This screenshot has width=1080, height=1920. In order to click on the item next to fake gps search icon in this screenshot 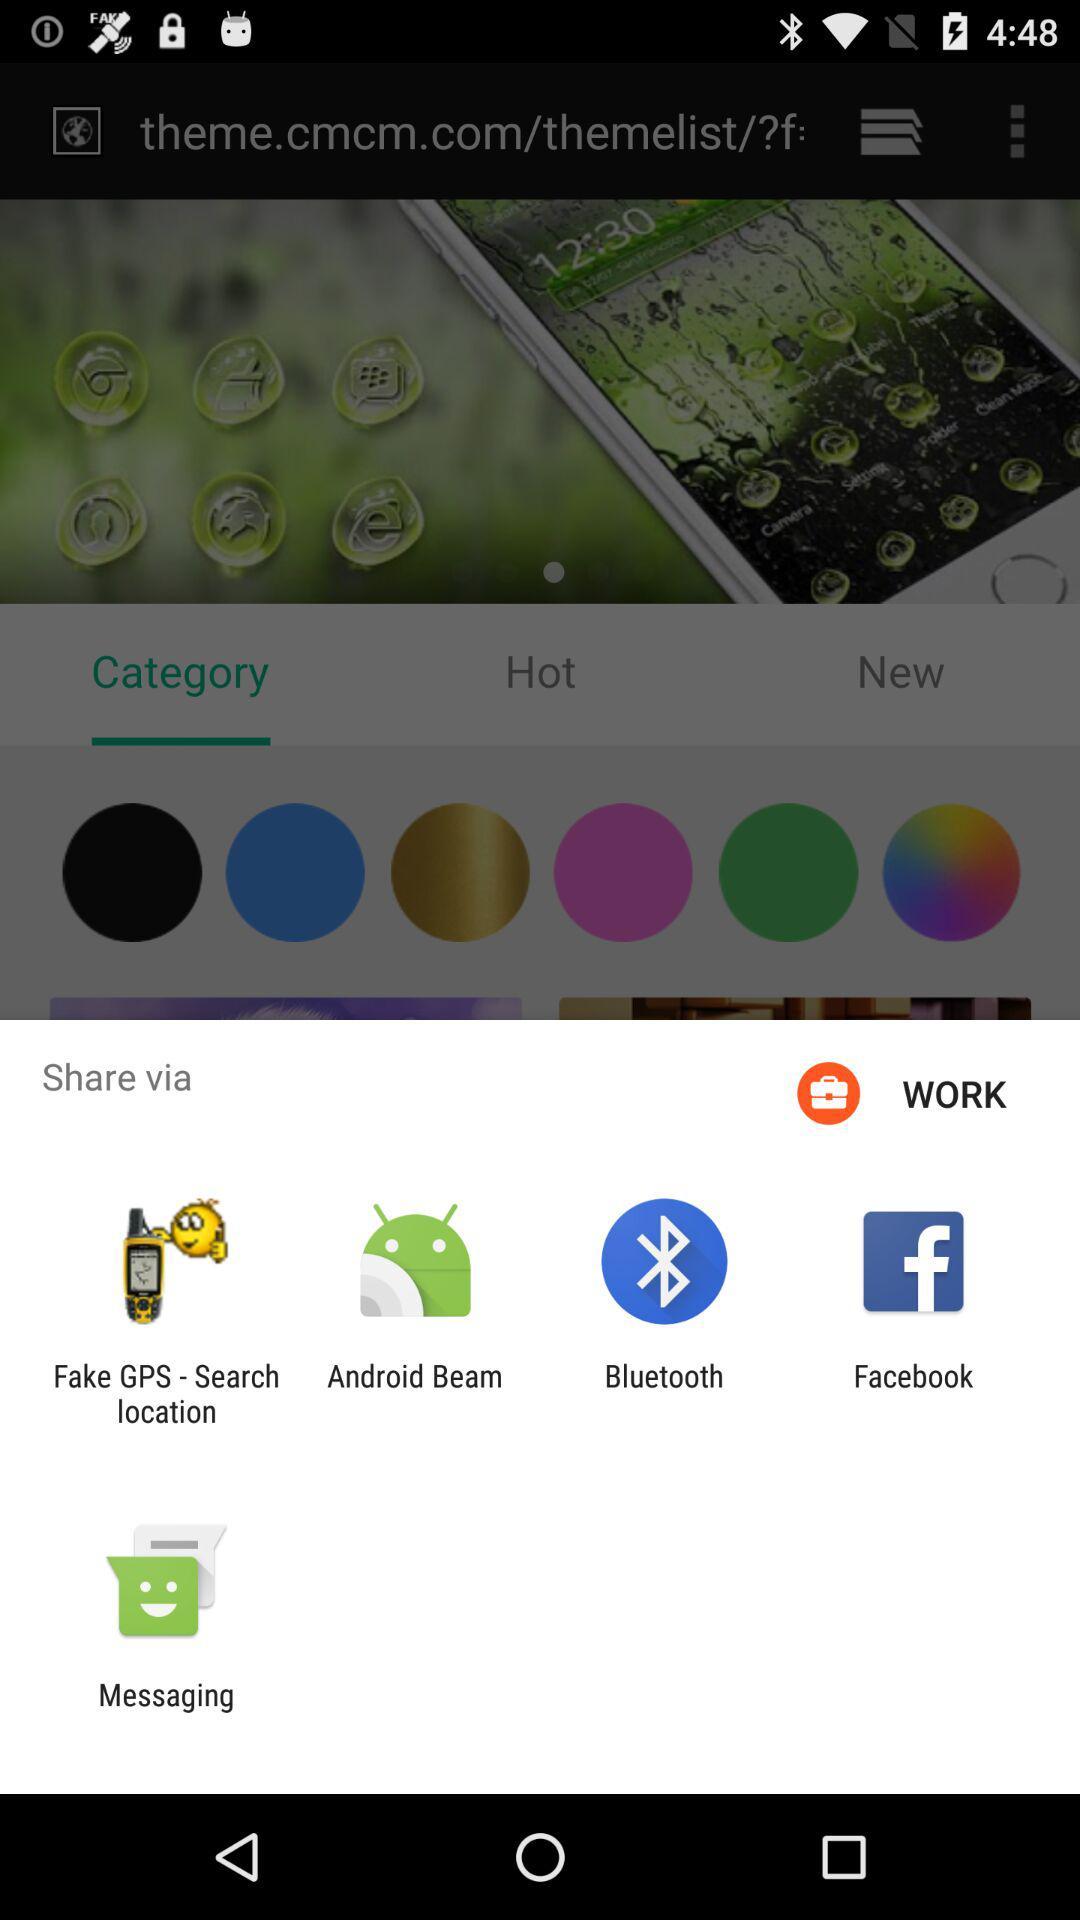, I will do `click(414, 1392)`.